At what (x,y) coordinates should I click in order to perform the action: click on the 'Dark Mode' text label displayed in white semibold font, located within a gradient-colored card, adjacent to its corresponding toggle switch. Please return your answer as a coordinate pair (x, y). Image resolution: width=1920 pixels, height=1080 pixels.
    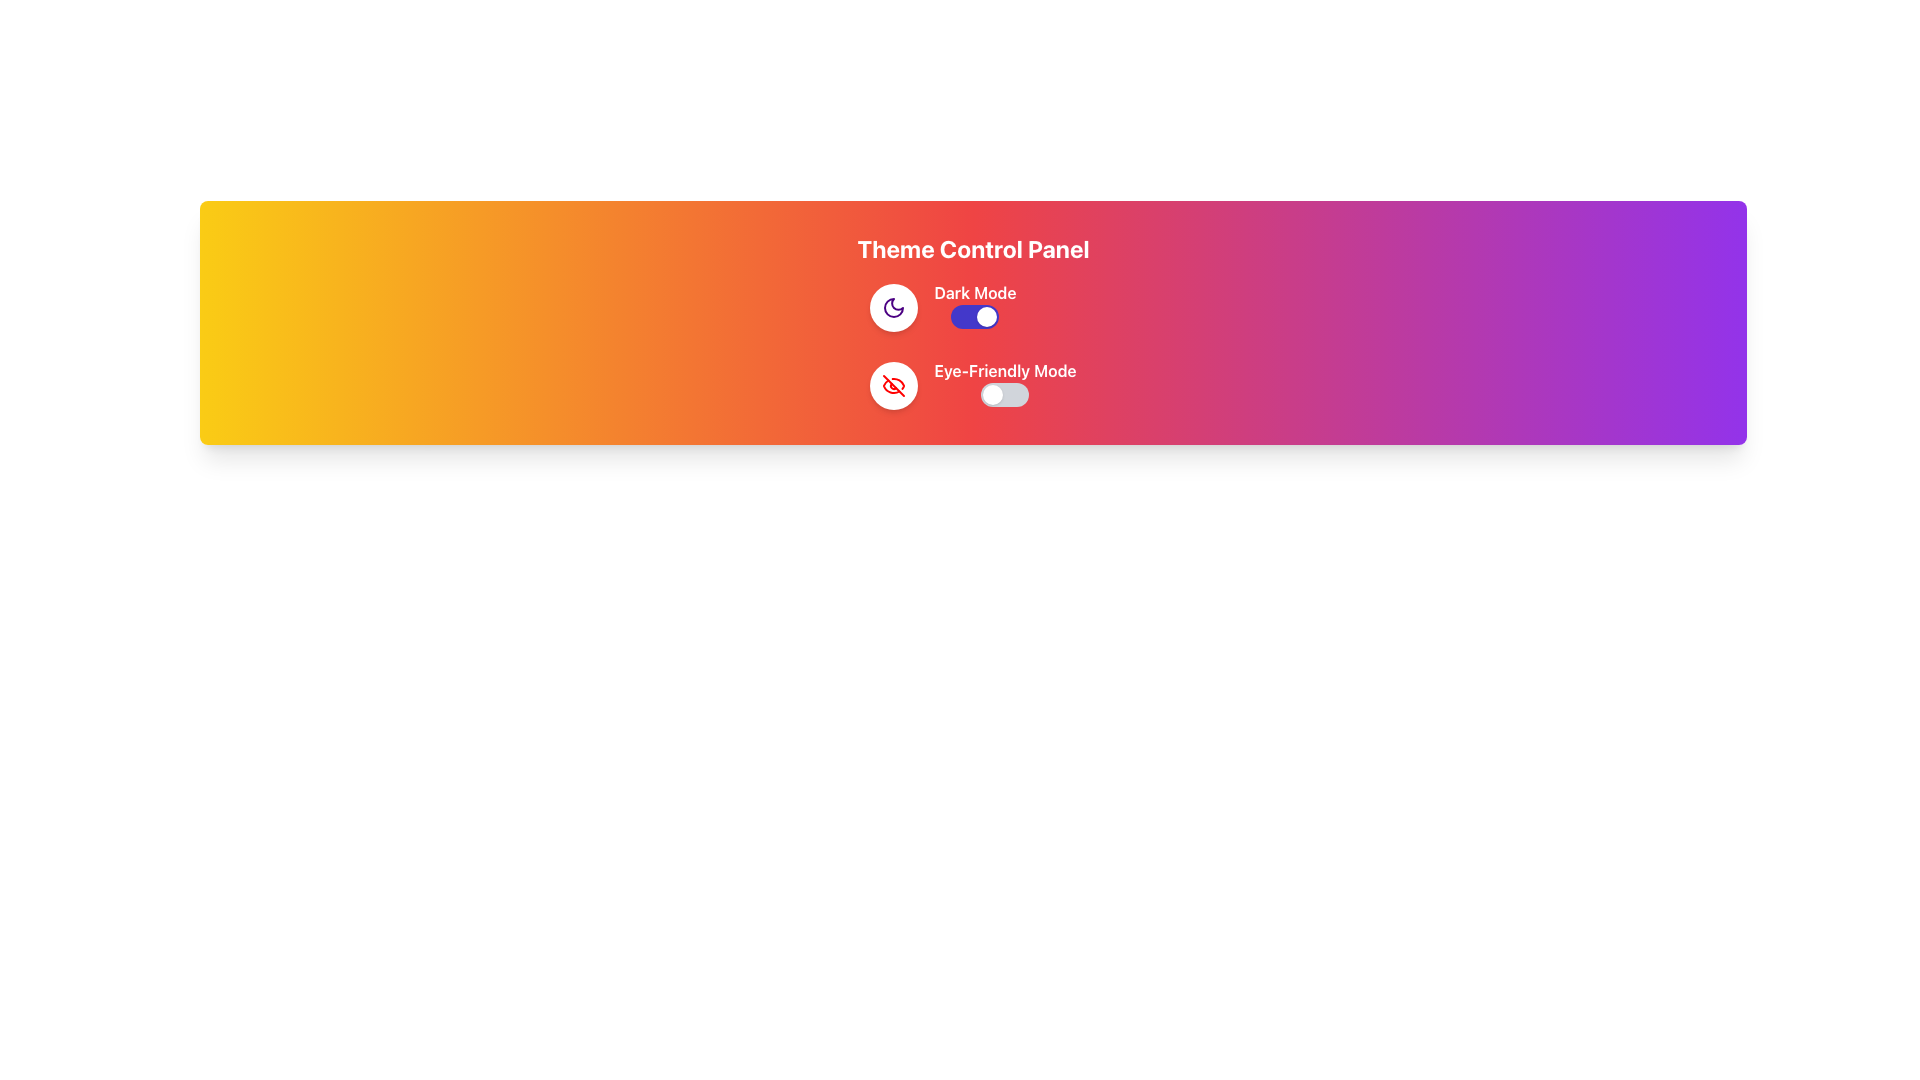
    Looking at the image, I should click on (975, 293).